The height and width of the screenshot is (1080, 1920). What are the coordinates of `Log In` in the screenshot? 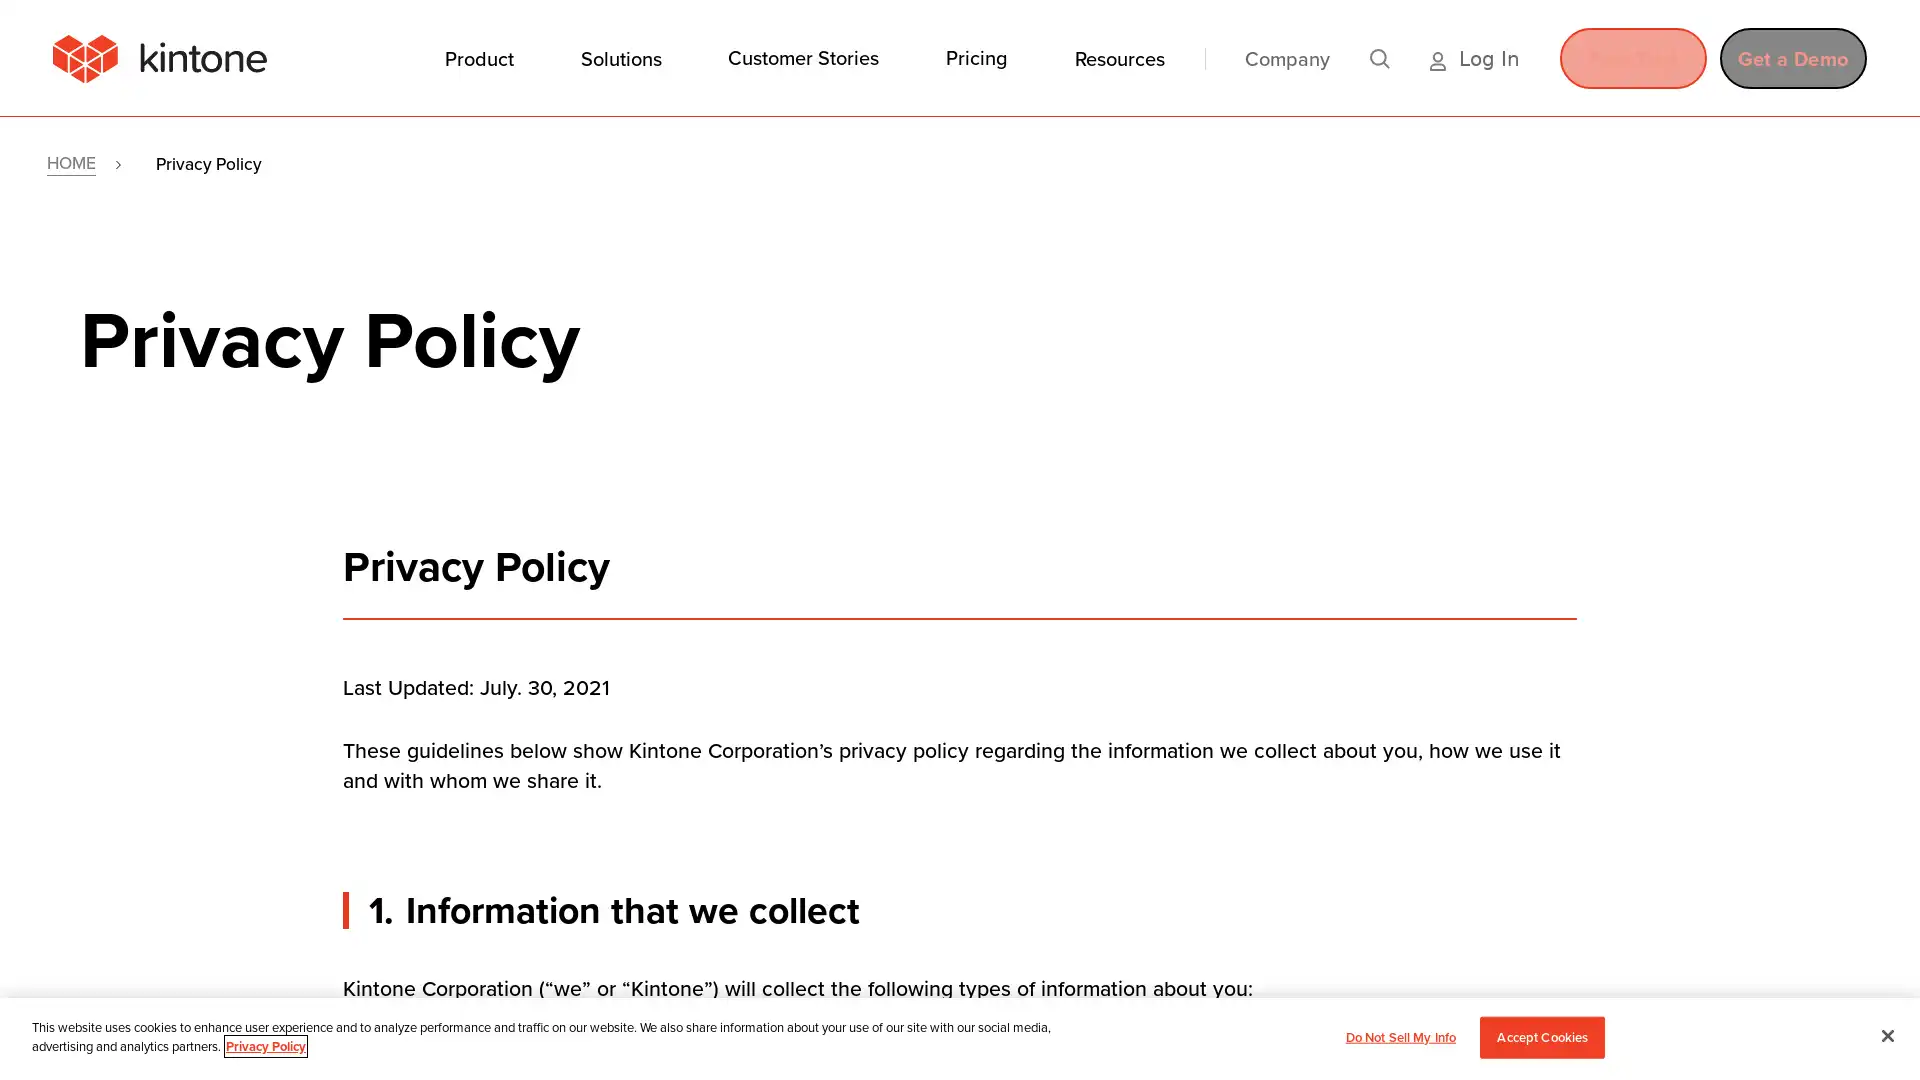 It's located at (1474, 56).